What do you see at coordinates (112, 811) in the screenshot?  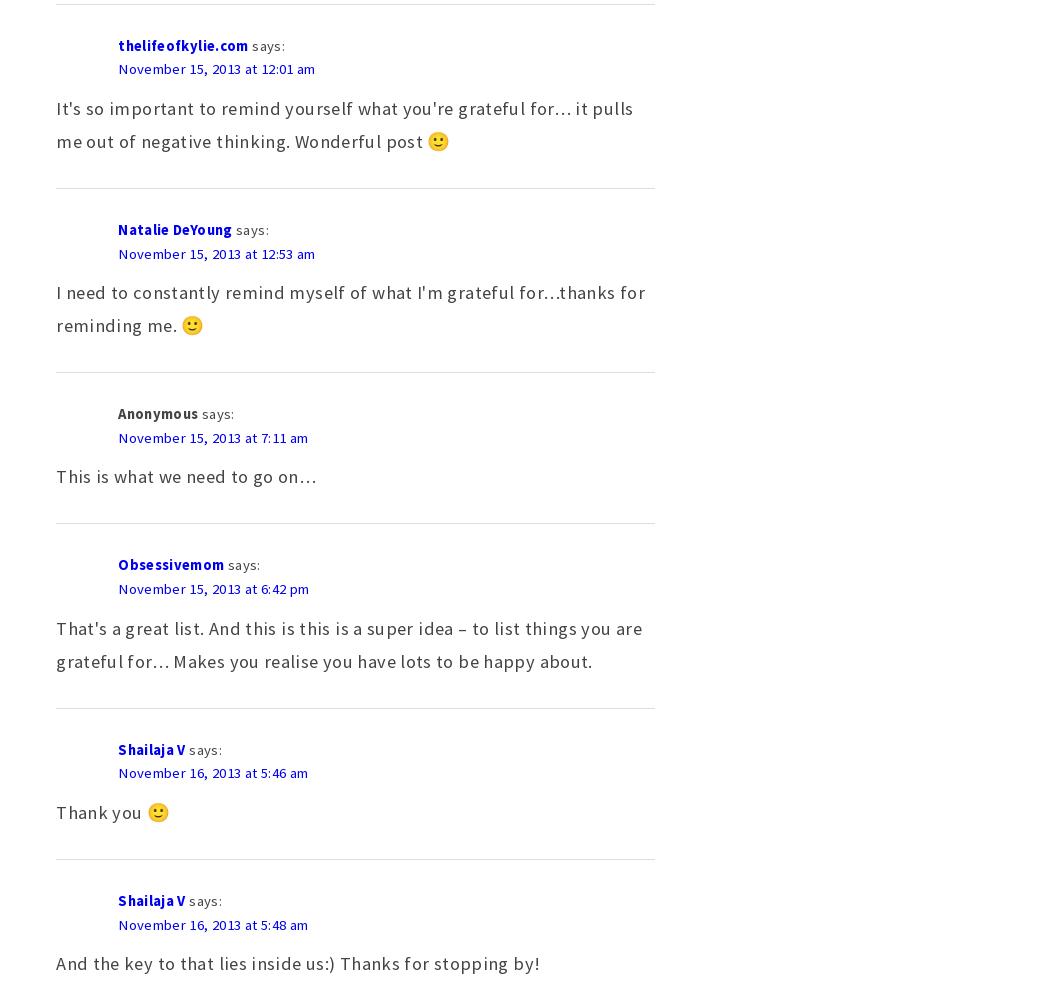 I see `'Thank you 🙂'` at bounding box center [112, 811].